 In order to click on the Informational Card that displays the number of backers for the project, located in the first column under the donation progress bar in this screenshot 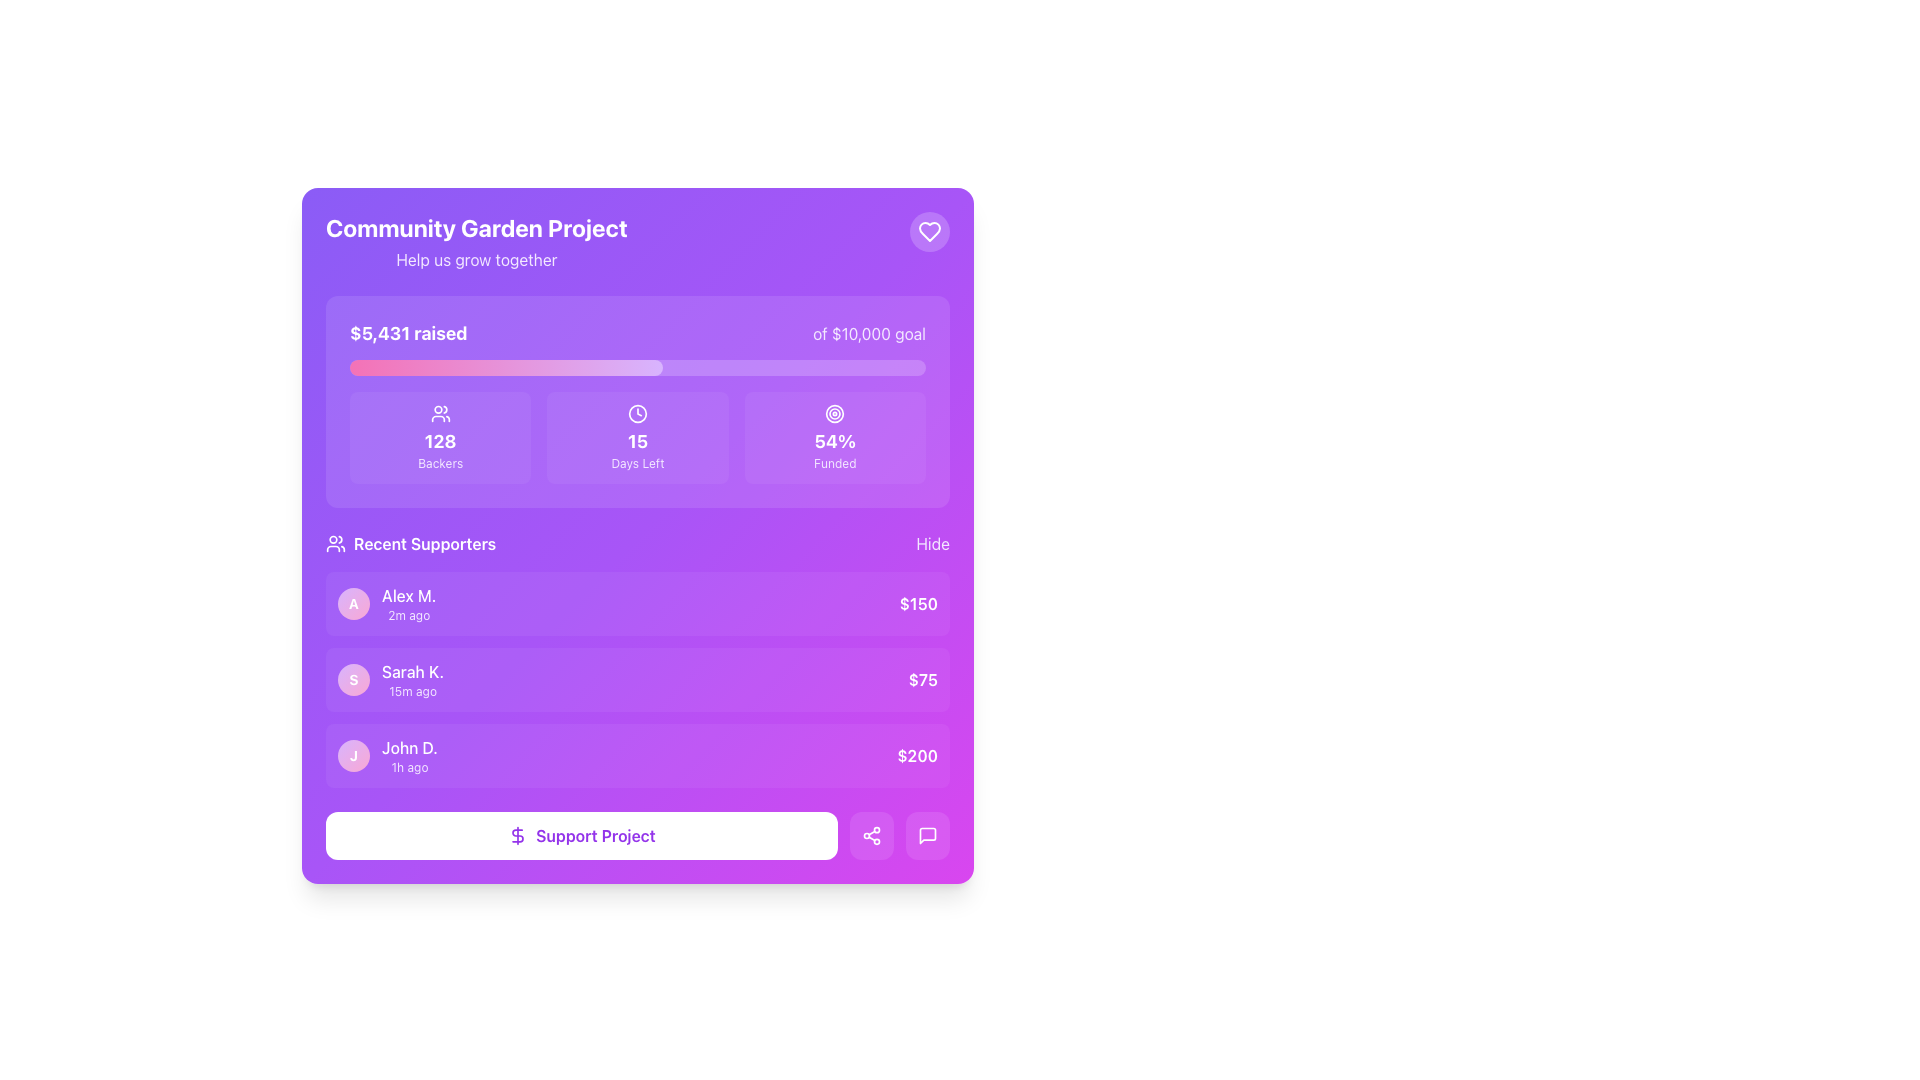, I will do `click(439, 437)`.